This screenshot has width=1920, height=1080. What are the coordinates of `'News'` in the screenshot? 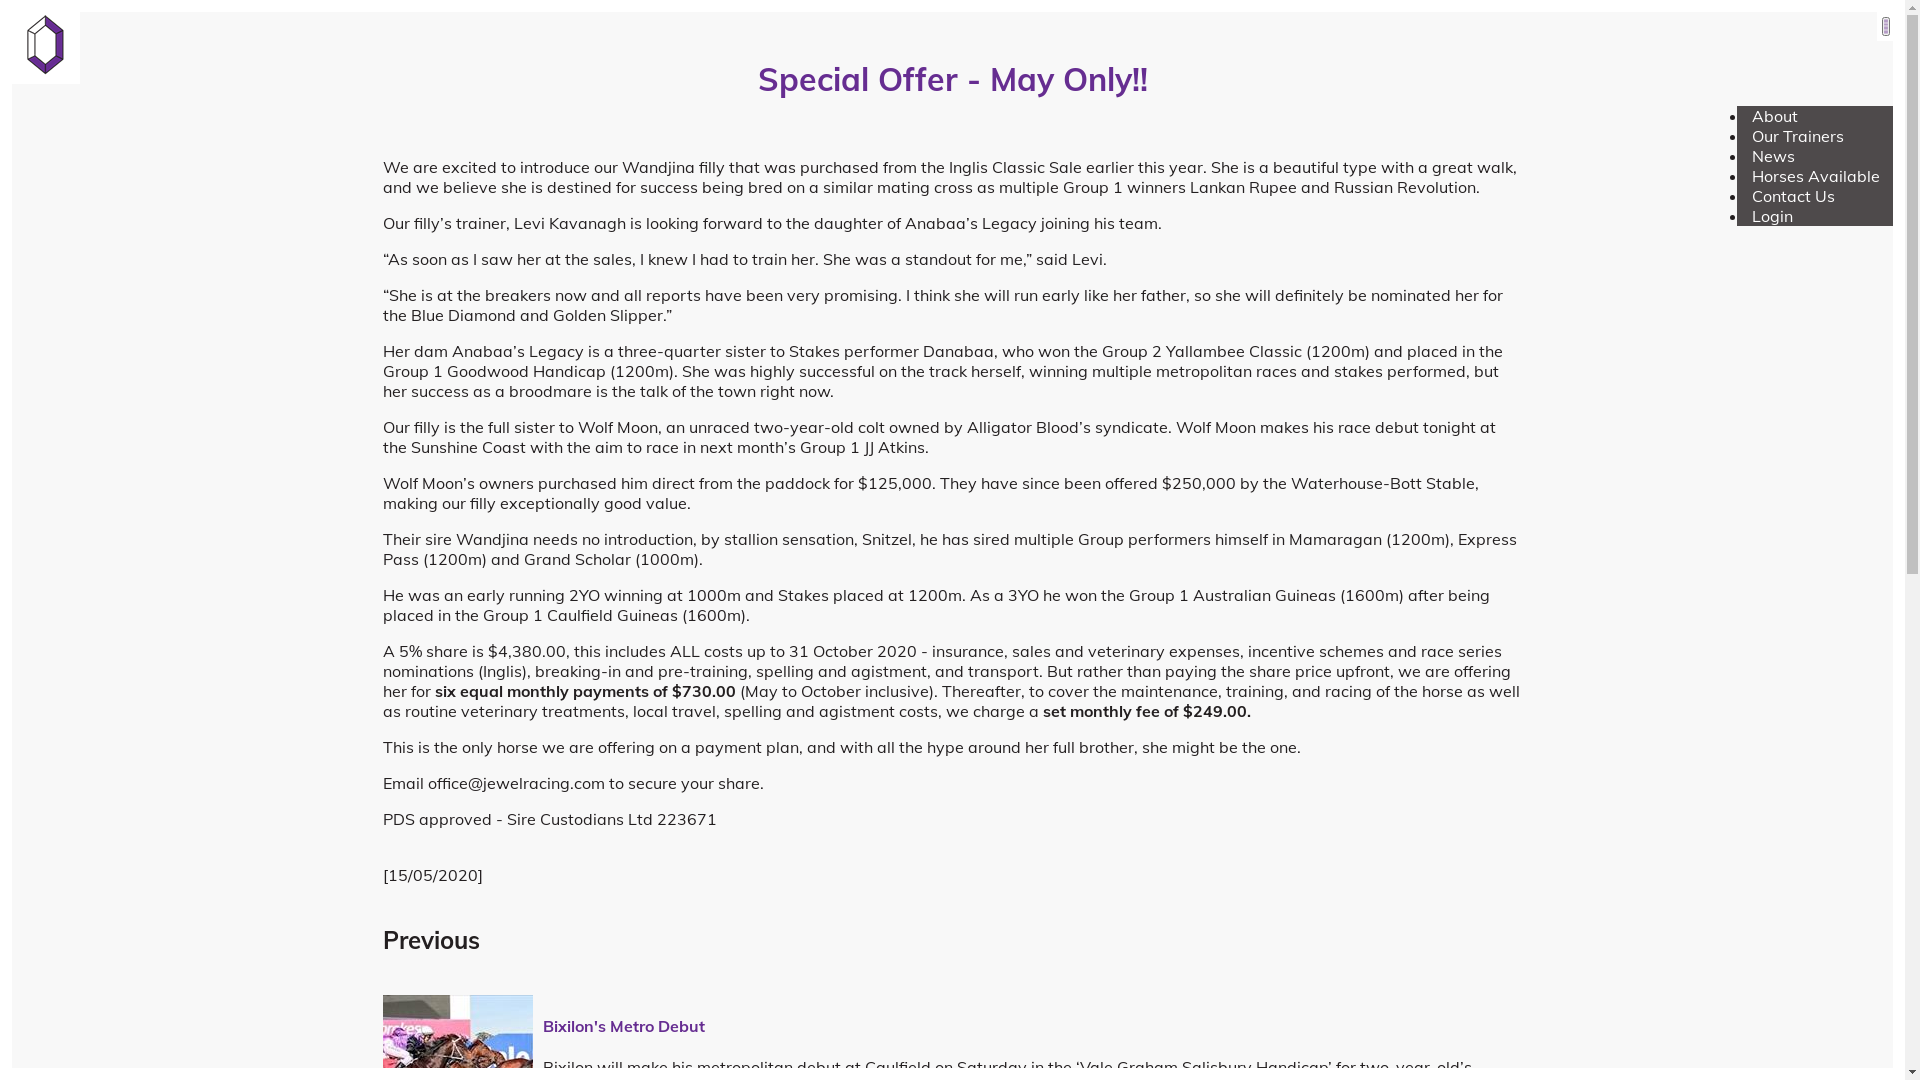 It's located at (1773, 154).